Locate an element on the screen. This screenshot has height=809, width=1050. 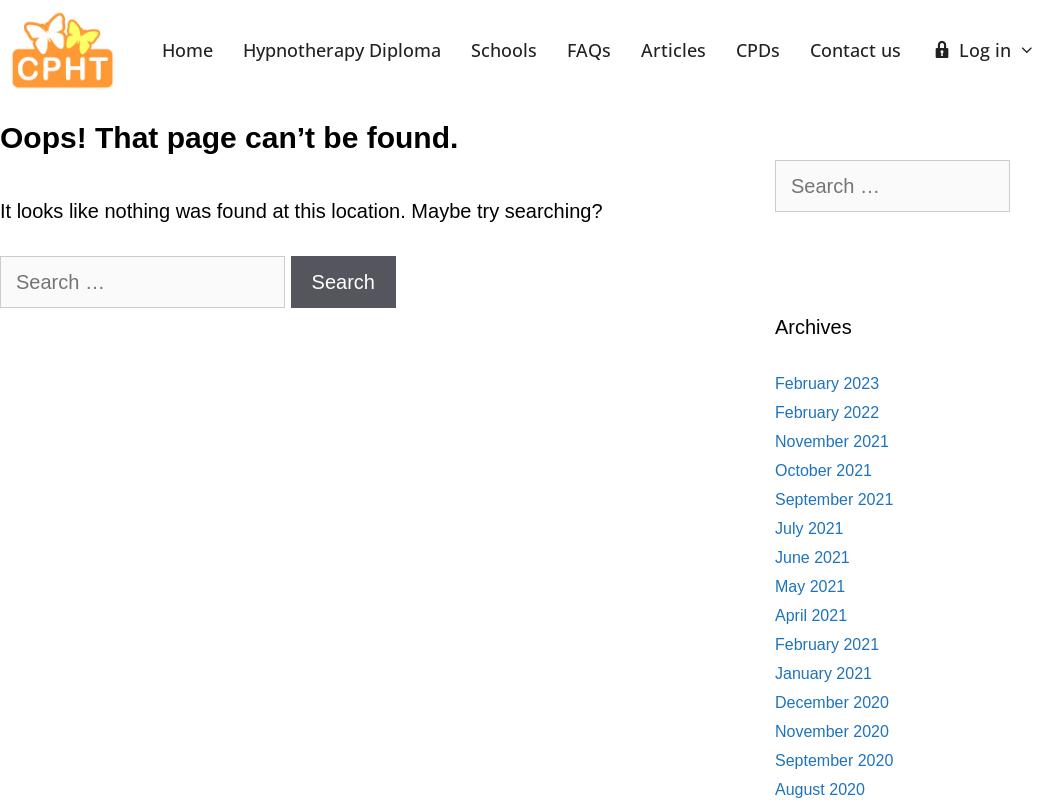
'CPDs' is located at coordinates (757, 49).